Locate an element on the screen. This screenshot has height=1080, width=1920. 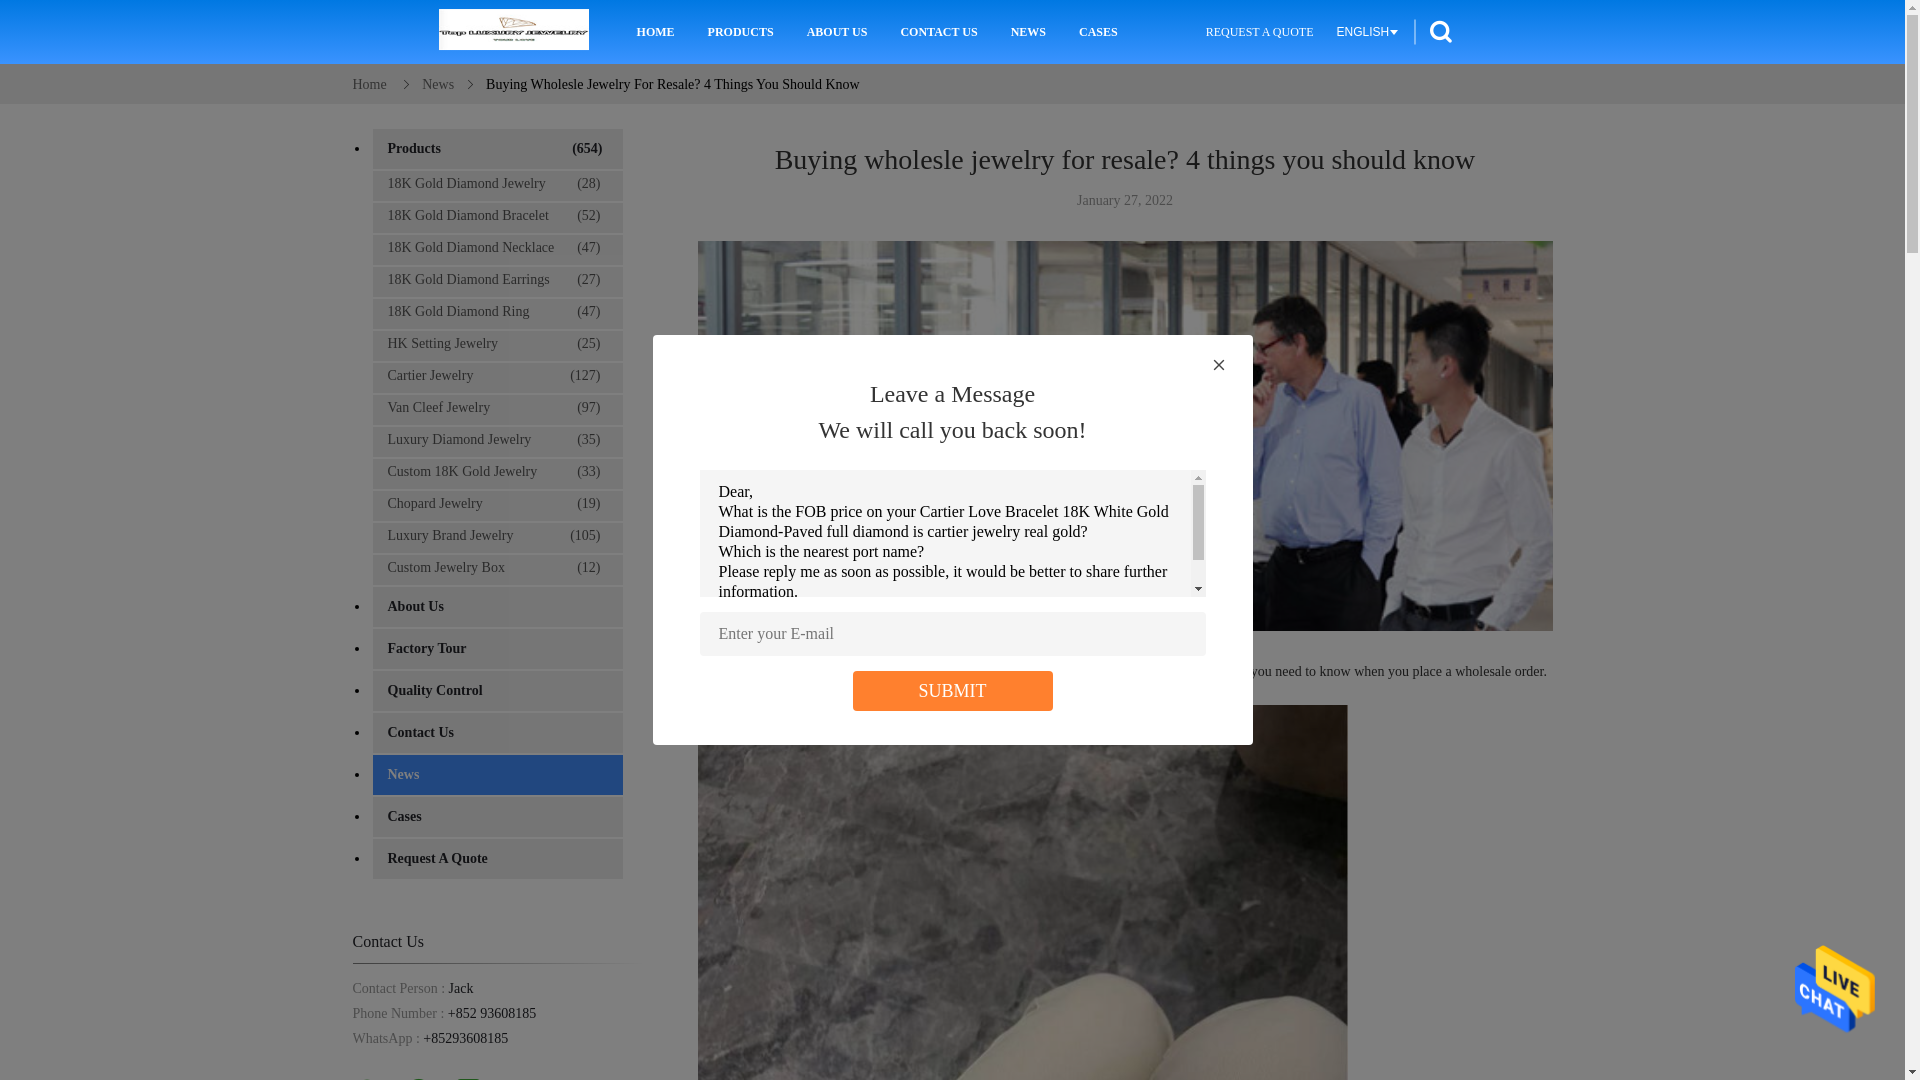
'Chopard Jewelry is located at coordinates (495, 503).